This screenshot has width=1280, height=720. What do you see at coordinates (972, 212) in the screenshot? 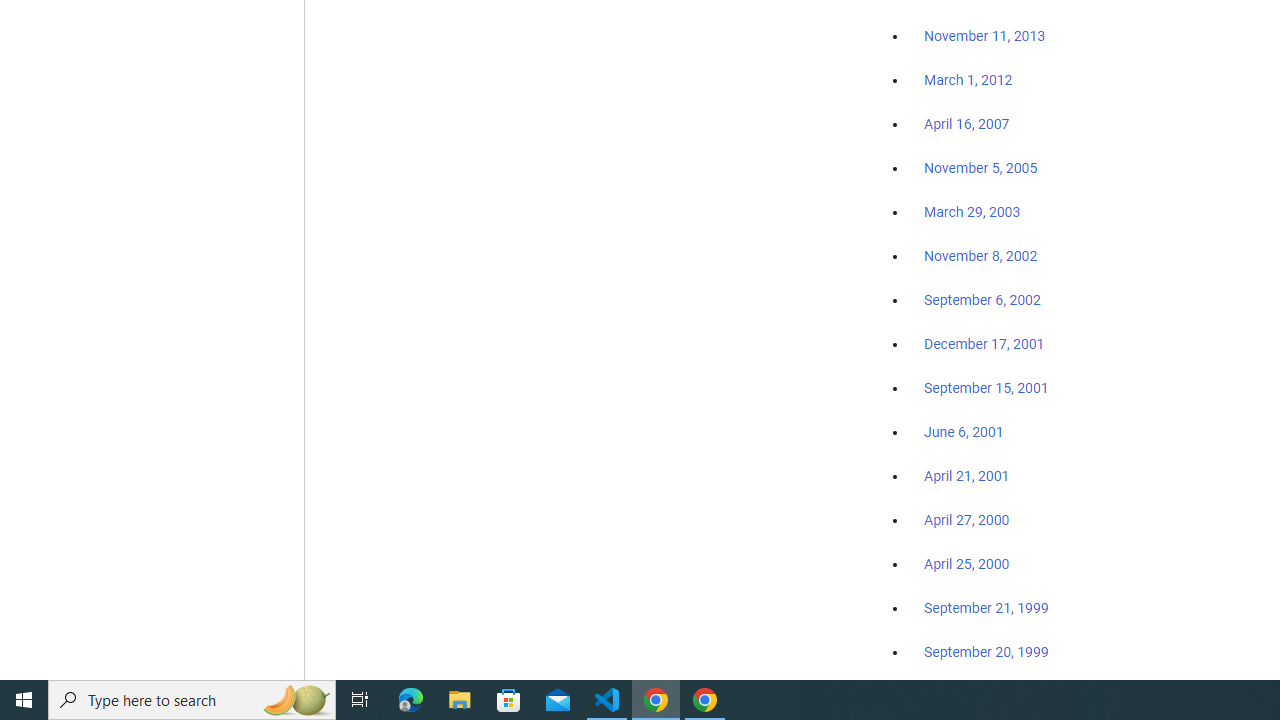
I see `'March 29, 2003'` at bounding box center [972, 212].